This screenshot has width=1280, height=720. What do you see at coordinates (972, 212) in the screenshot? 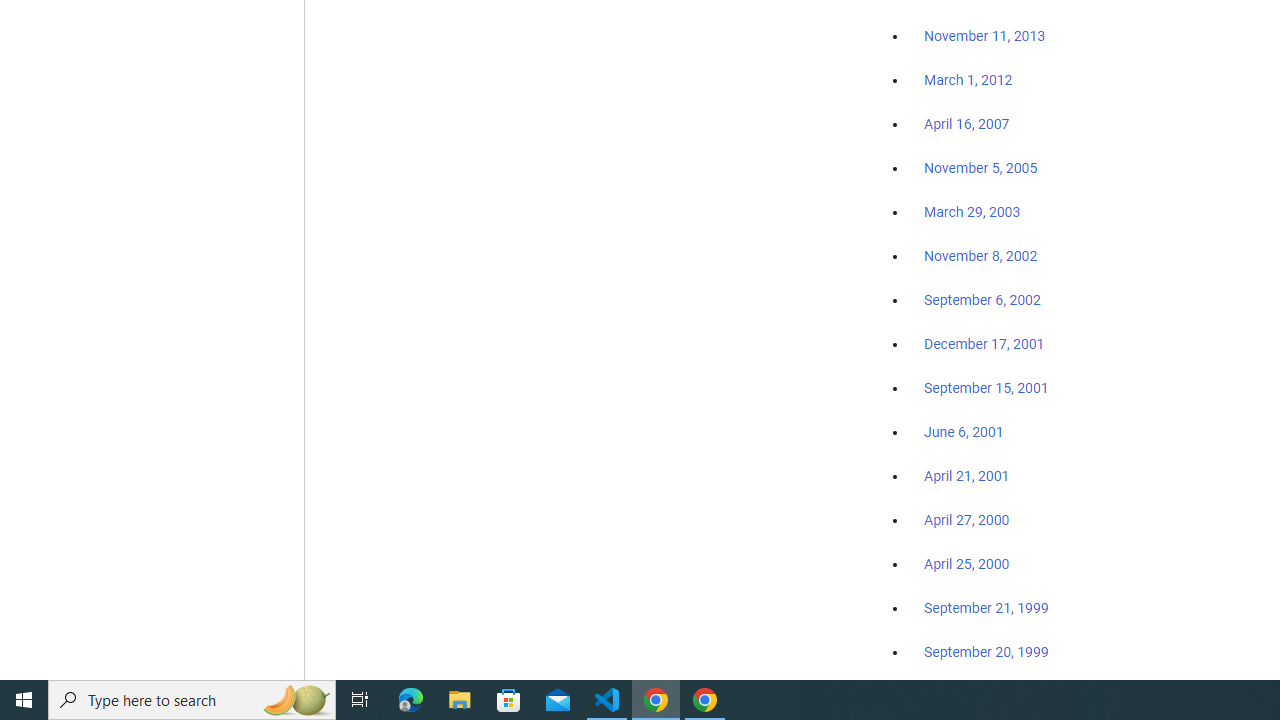
I see `'March 29, 2003'` at bounding box center [972, 212].